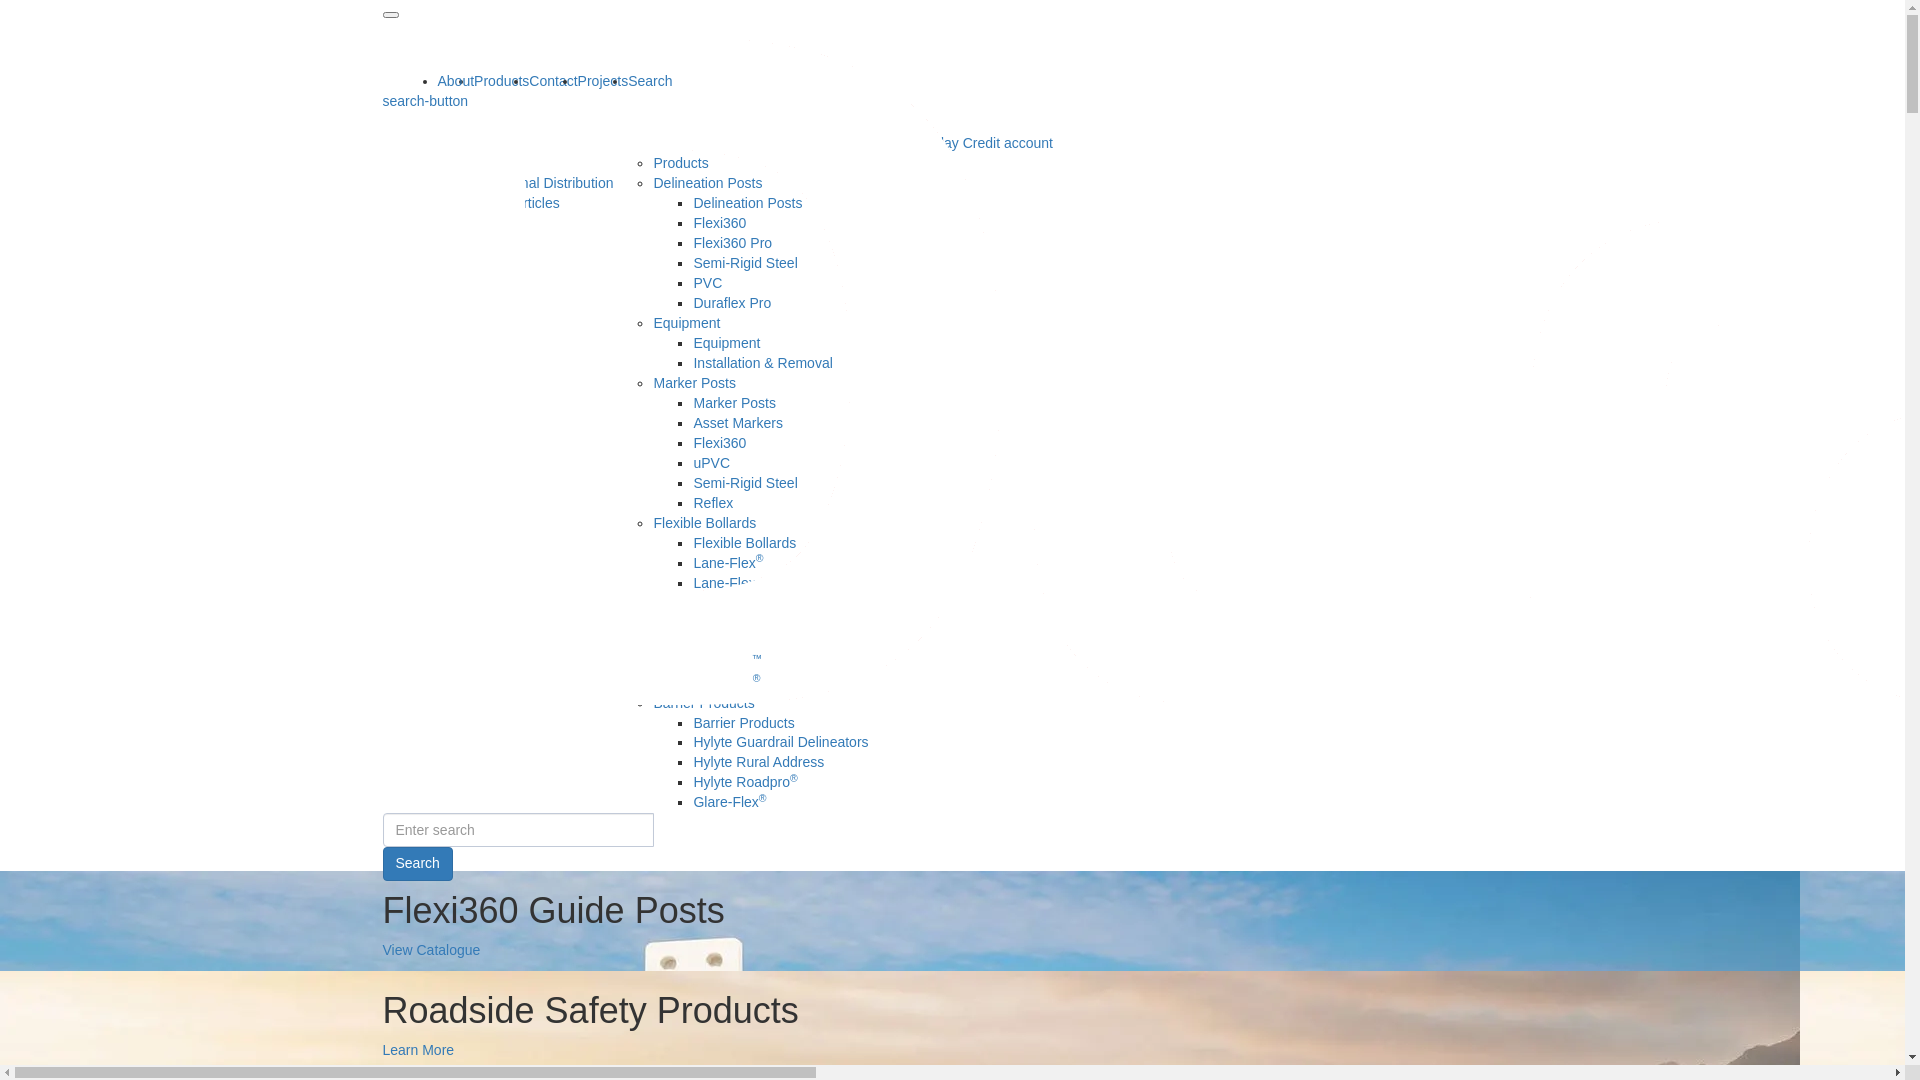  Describe the element at coordinates (692, 203) in the screenshot. I see `'Delineation Posts'` at that location.